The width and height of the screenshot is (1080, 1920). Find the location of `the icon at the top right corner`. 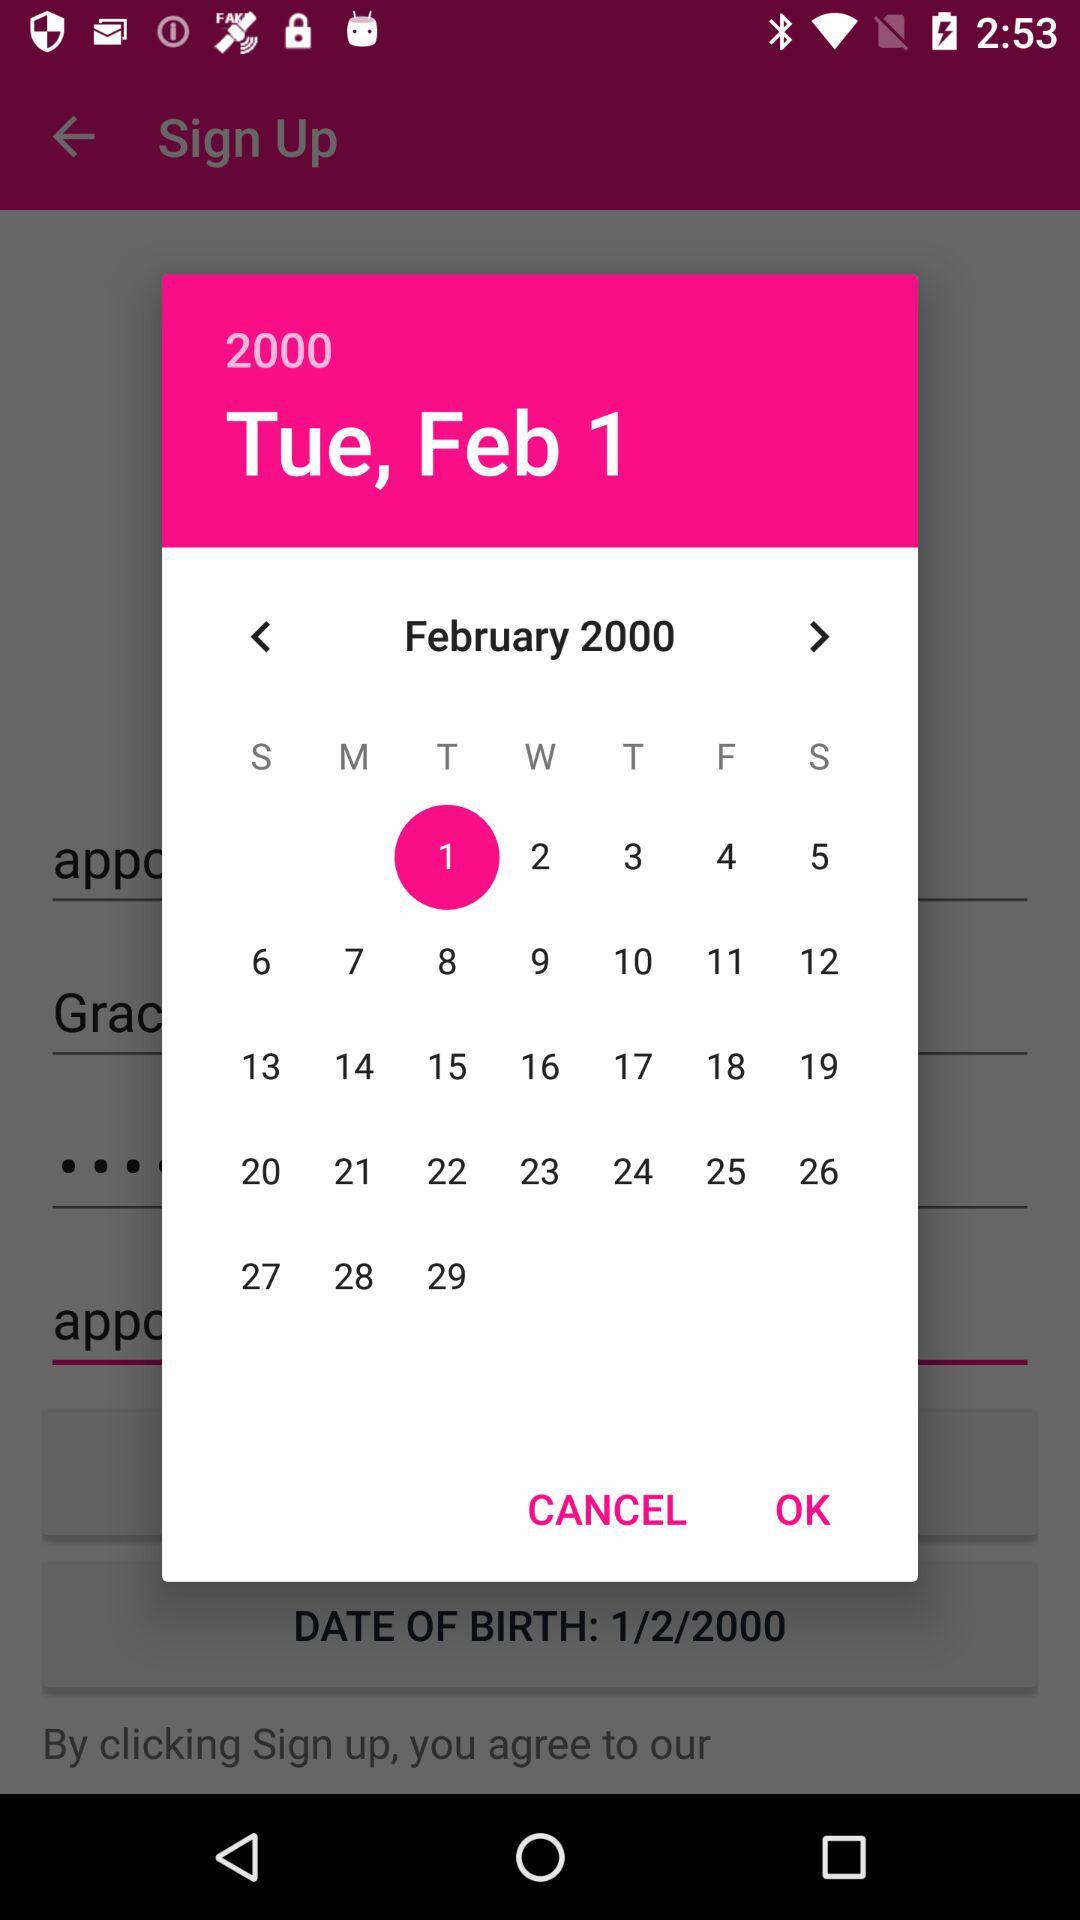

the icon at the top right corner is located at coordinates (818, 635).